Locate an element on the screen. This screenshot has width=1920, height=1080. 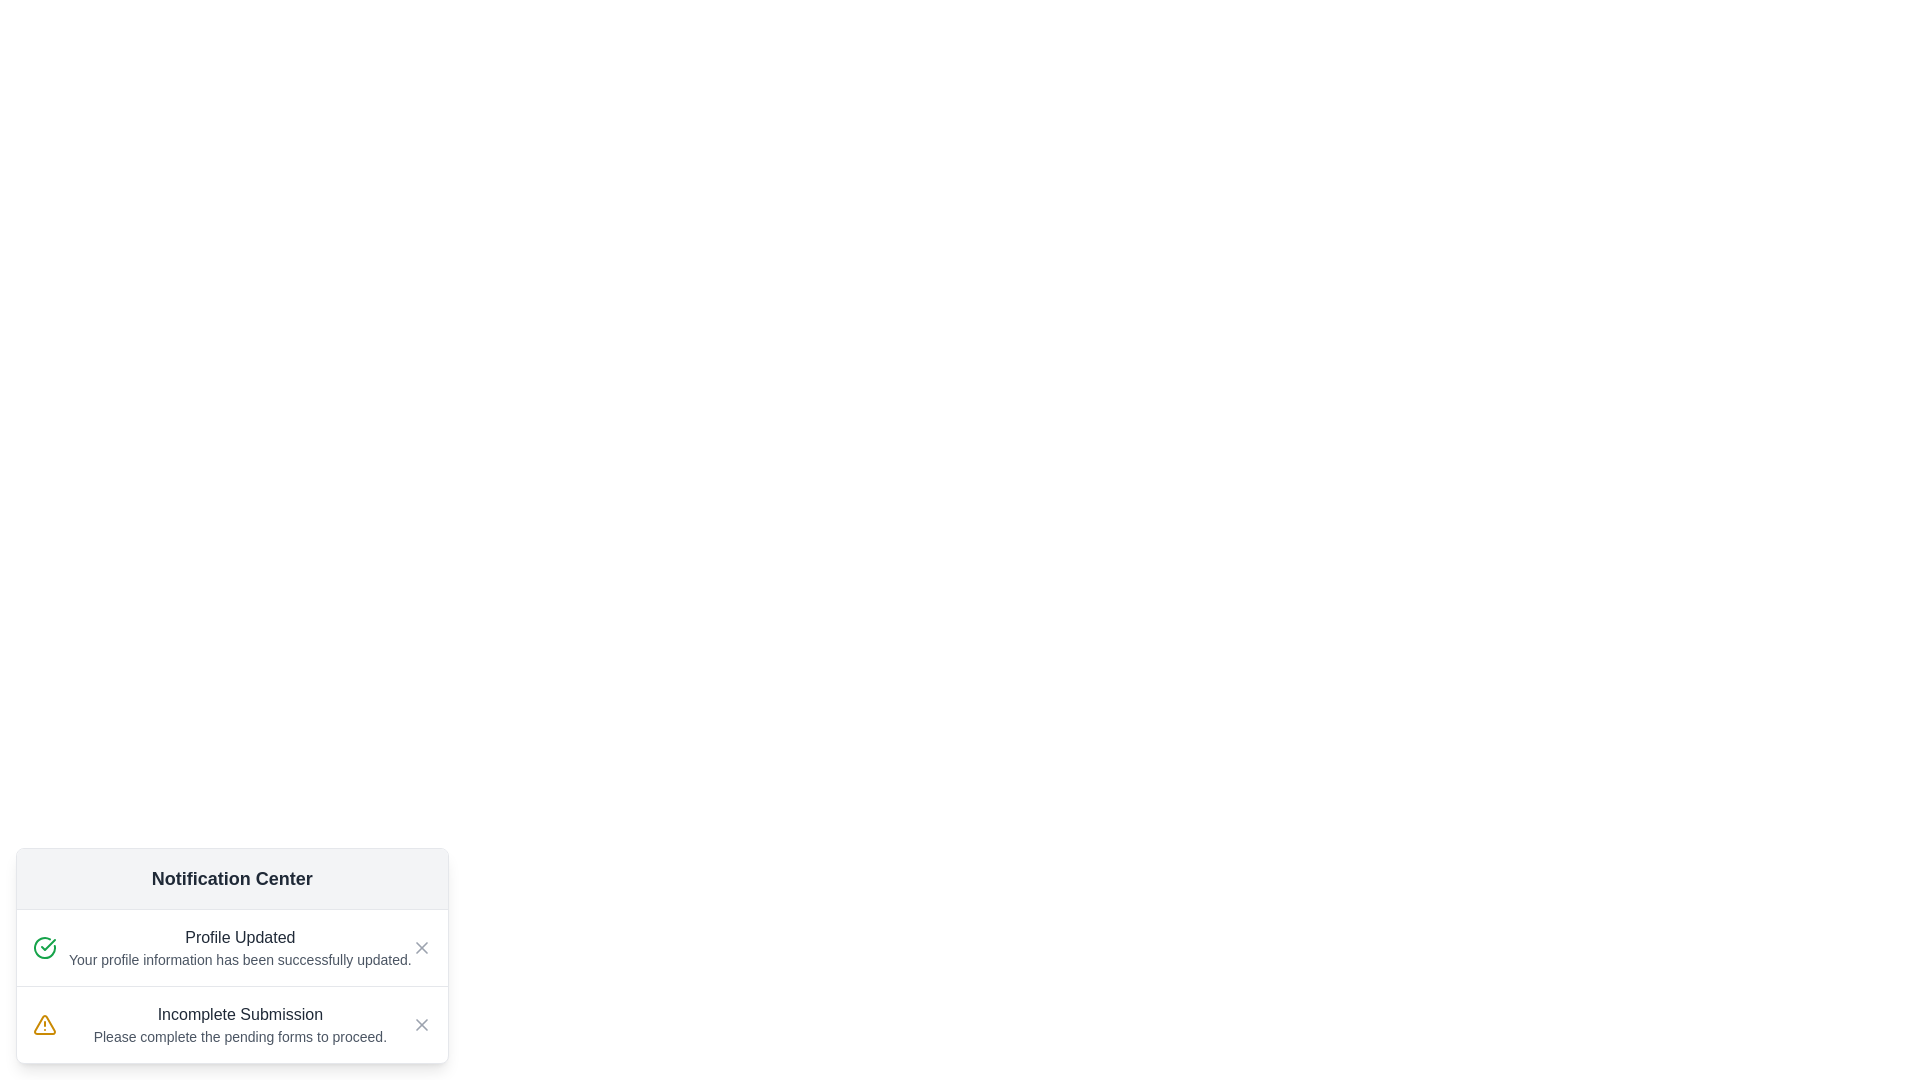
informational text label that instructs users to complete pending forms to proceed, located beneath the 'Incomplete Submission' title is located at coordinates (240, 1036).